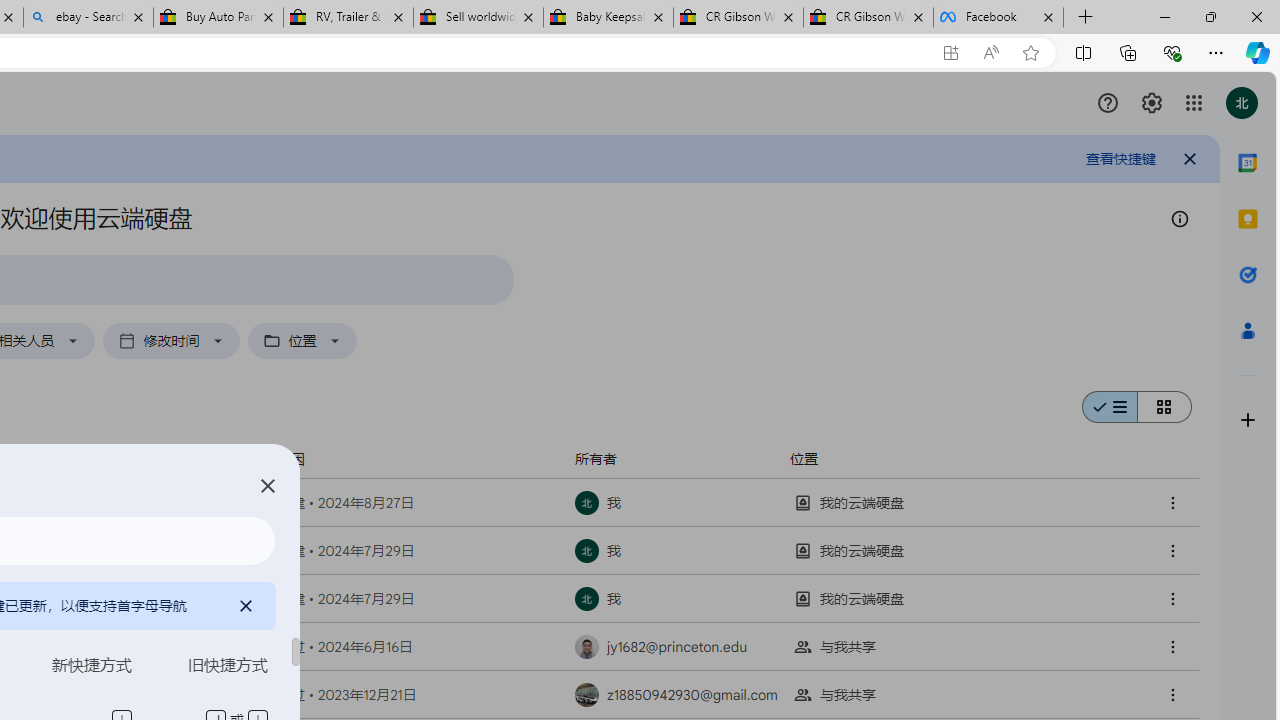  I want to click on 'Buy Auto Parts & Accessories | eBay', so click(218, 17).